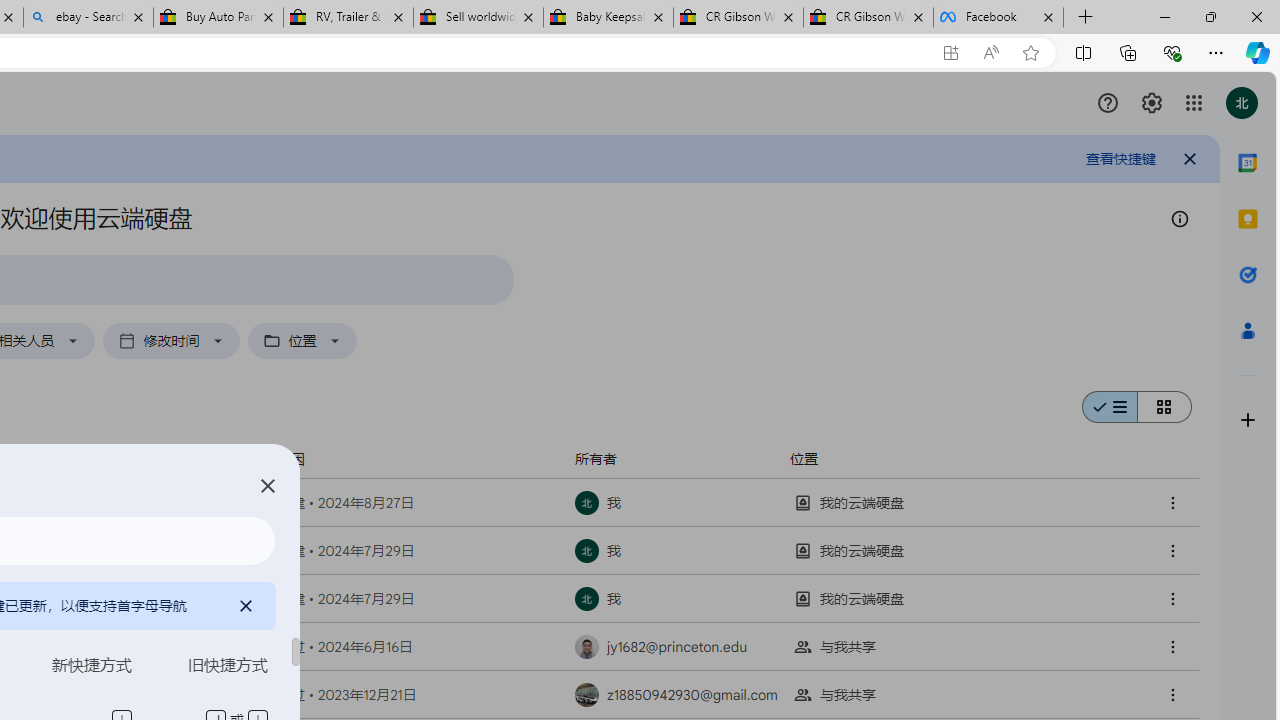  I want to click on 'Buy Auto Parts & Accessories | eBay', so click(218, 17).